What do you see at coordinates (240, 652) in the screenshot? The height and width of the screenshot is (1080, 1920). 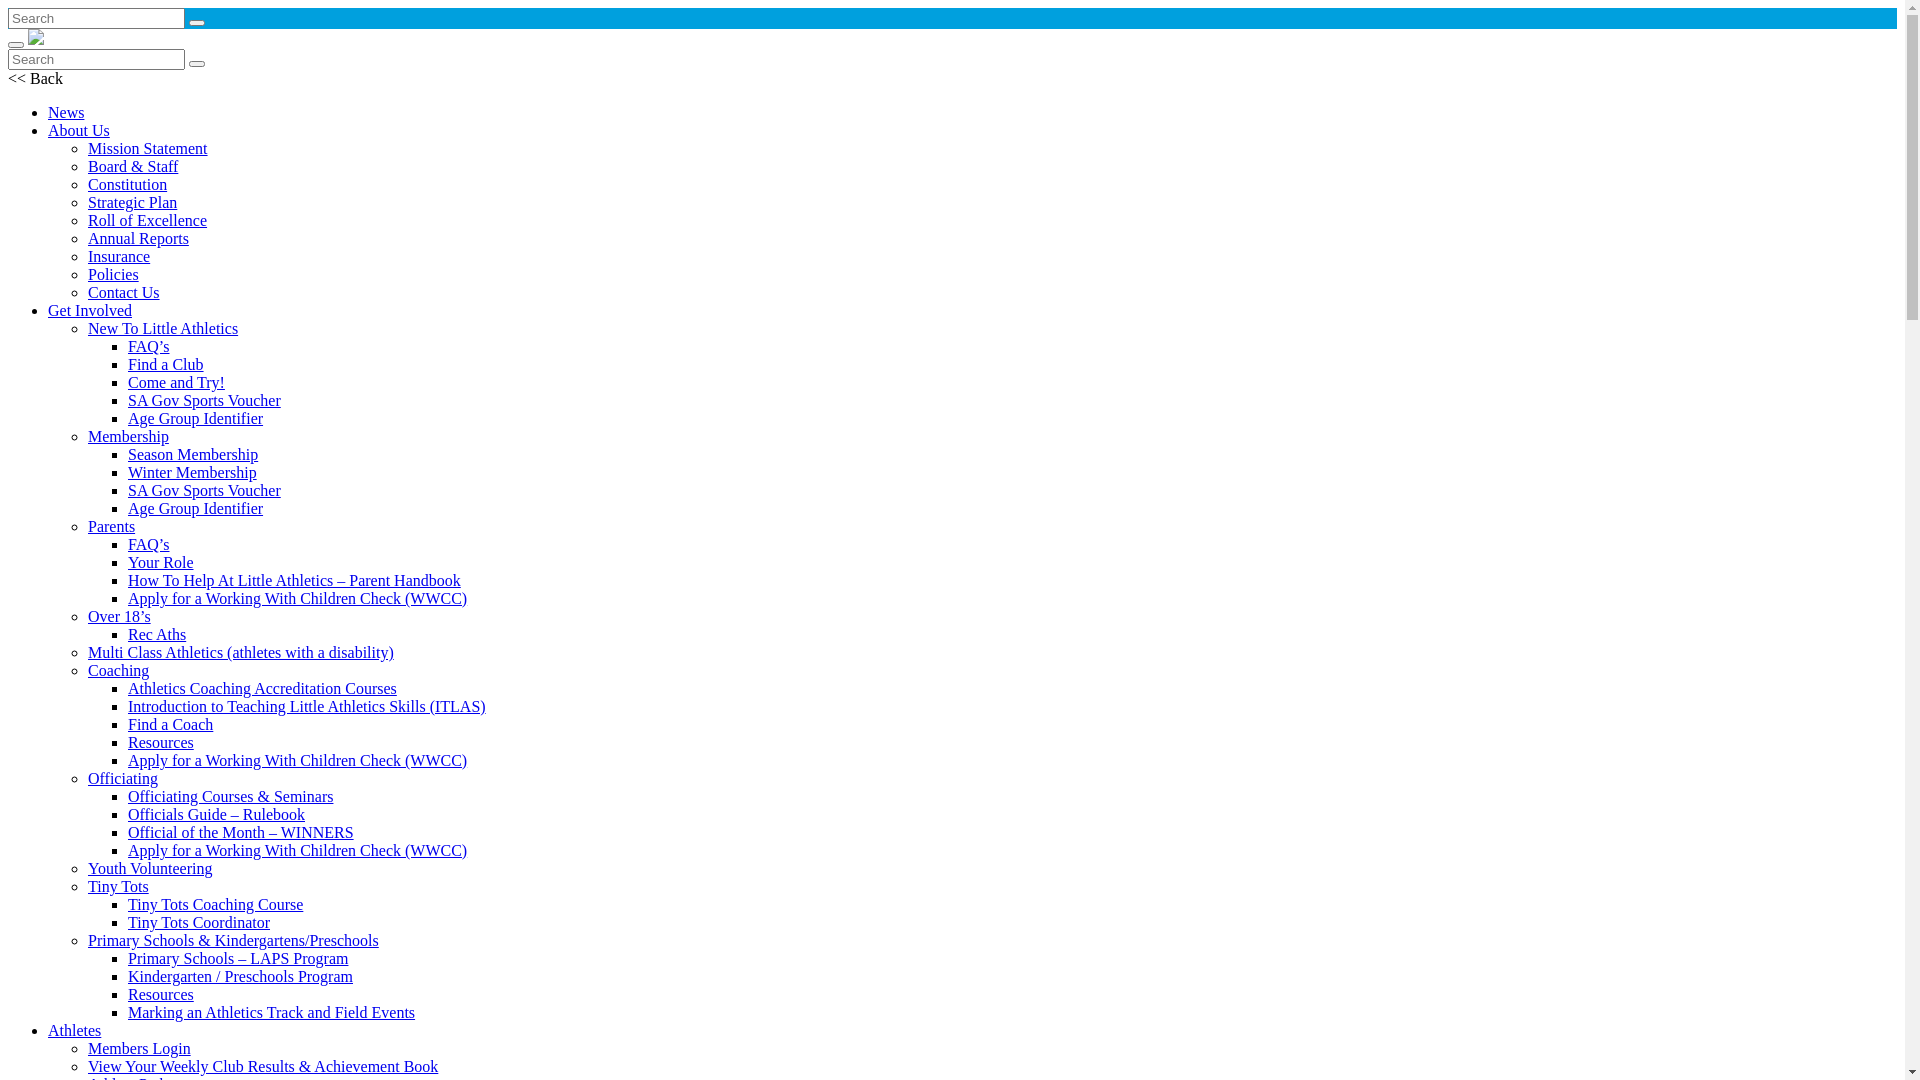 I see `'Multi Class Athletics (athletes with a disability)'` at bounding box center [240, 652].